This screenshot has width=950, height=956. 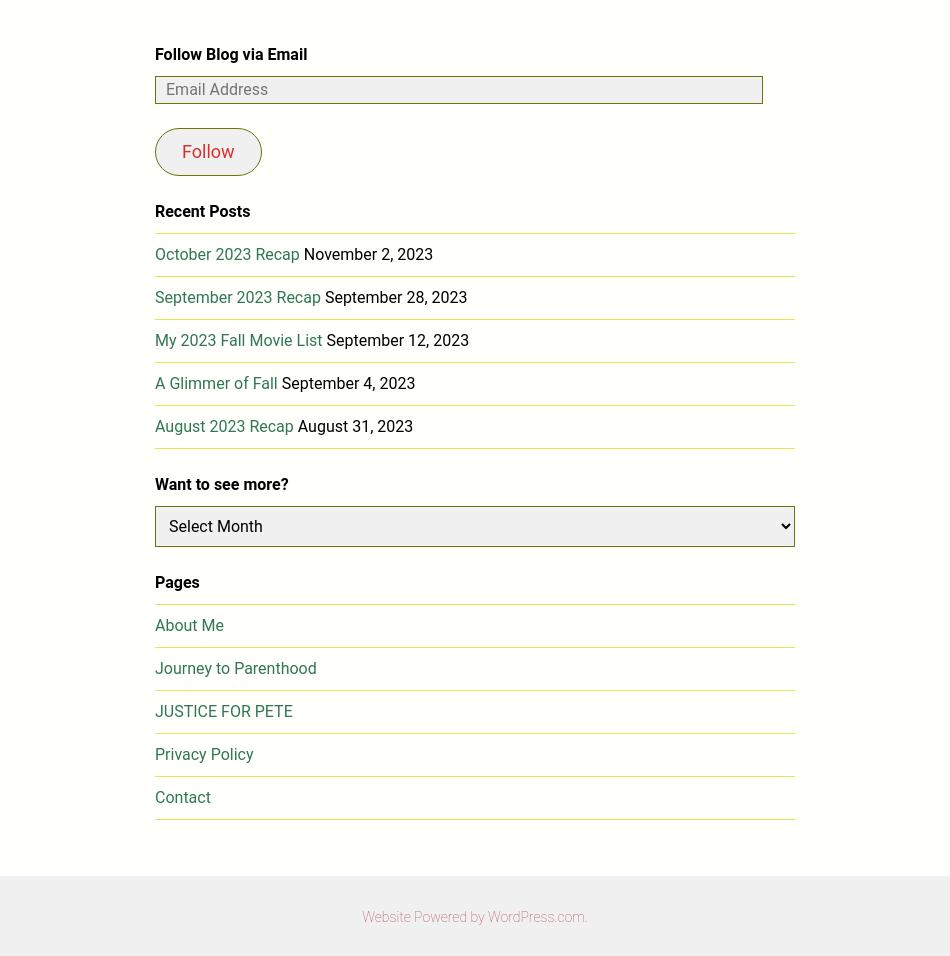 What do you see at coordinates (203, 752) in the screenshot?
I see `'Privacy Policy'` at bounding box center [203, 752].